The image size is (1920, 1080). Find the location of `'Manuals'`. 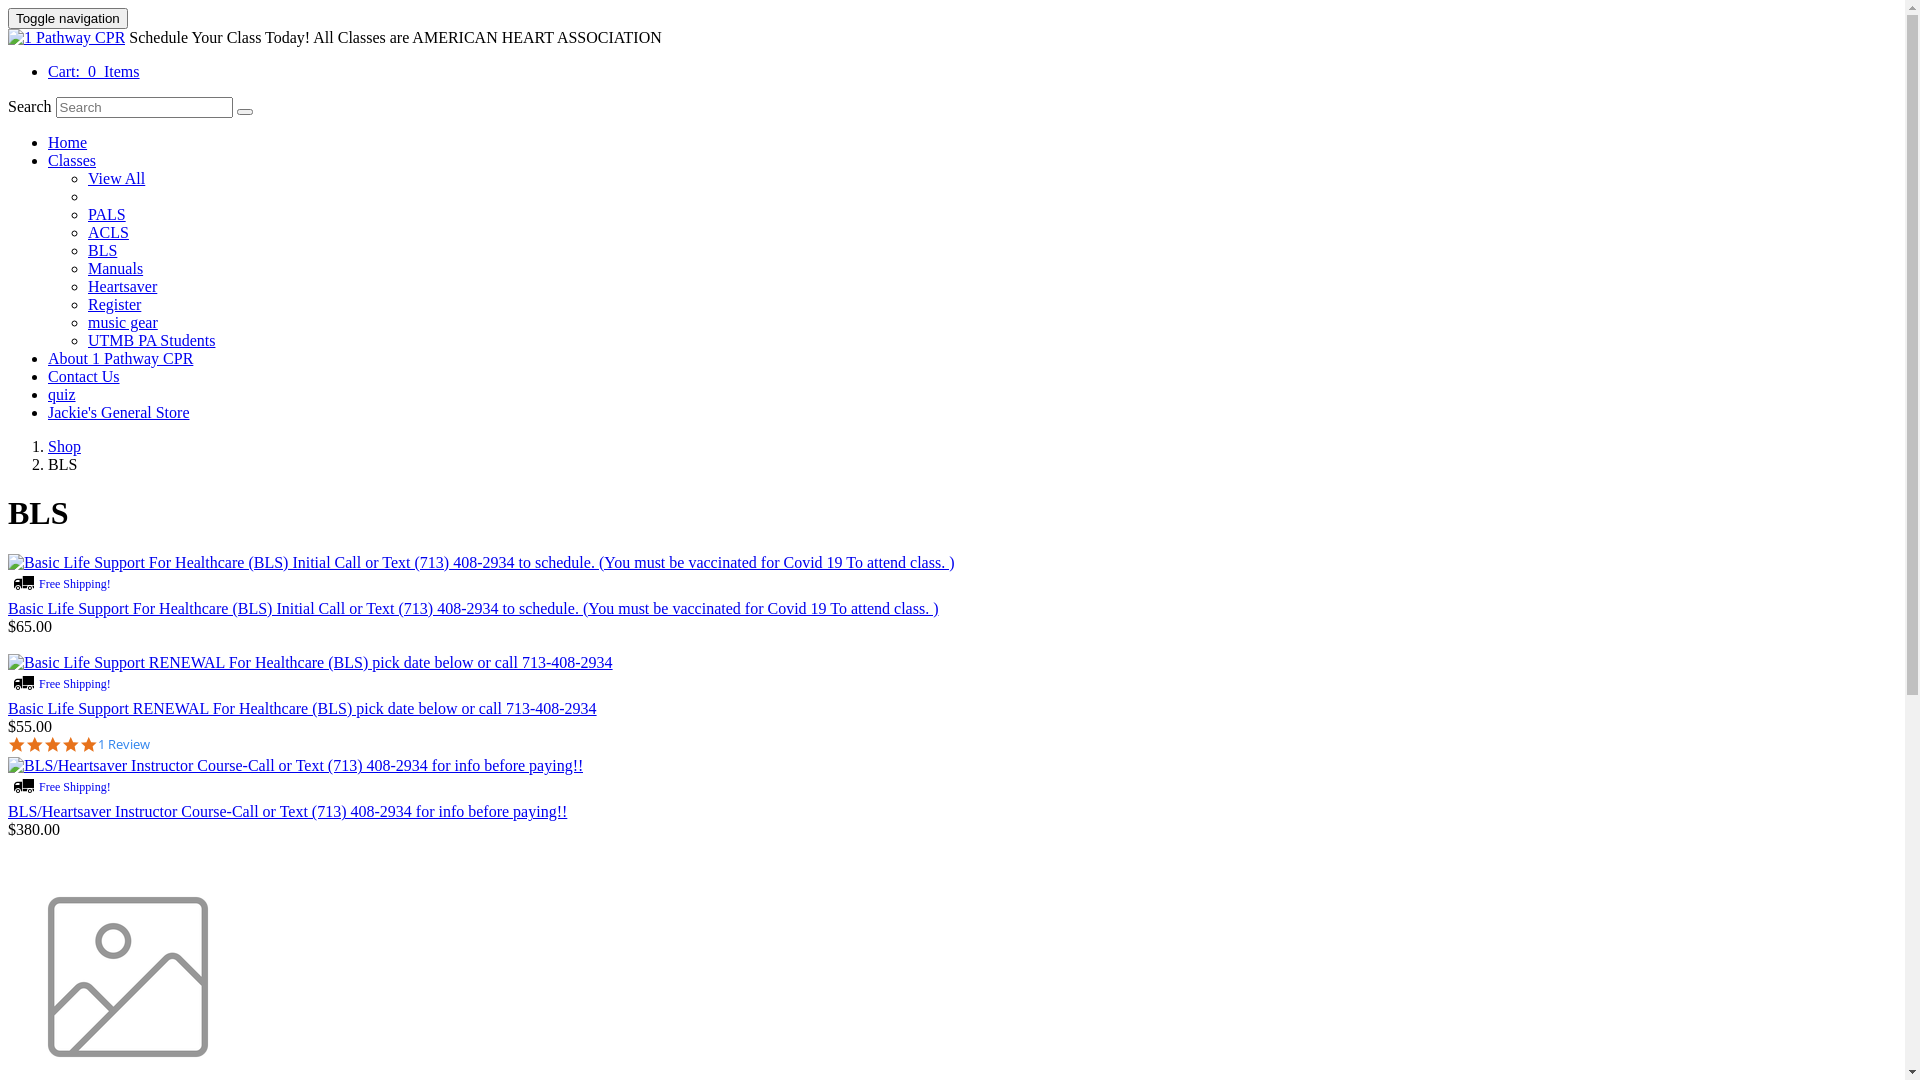

'Manuals' is located at coordinates (114, 267).